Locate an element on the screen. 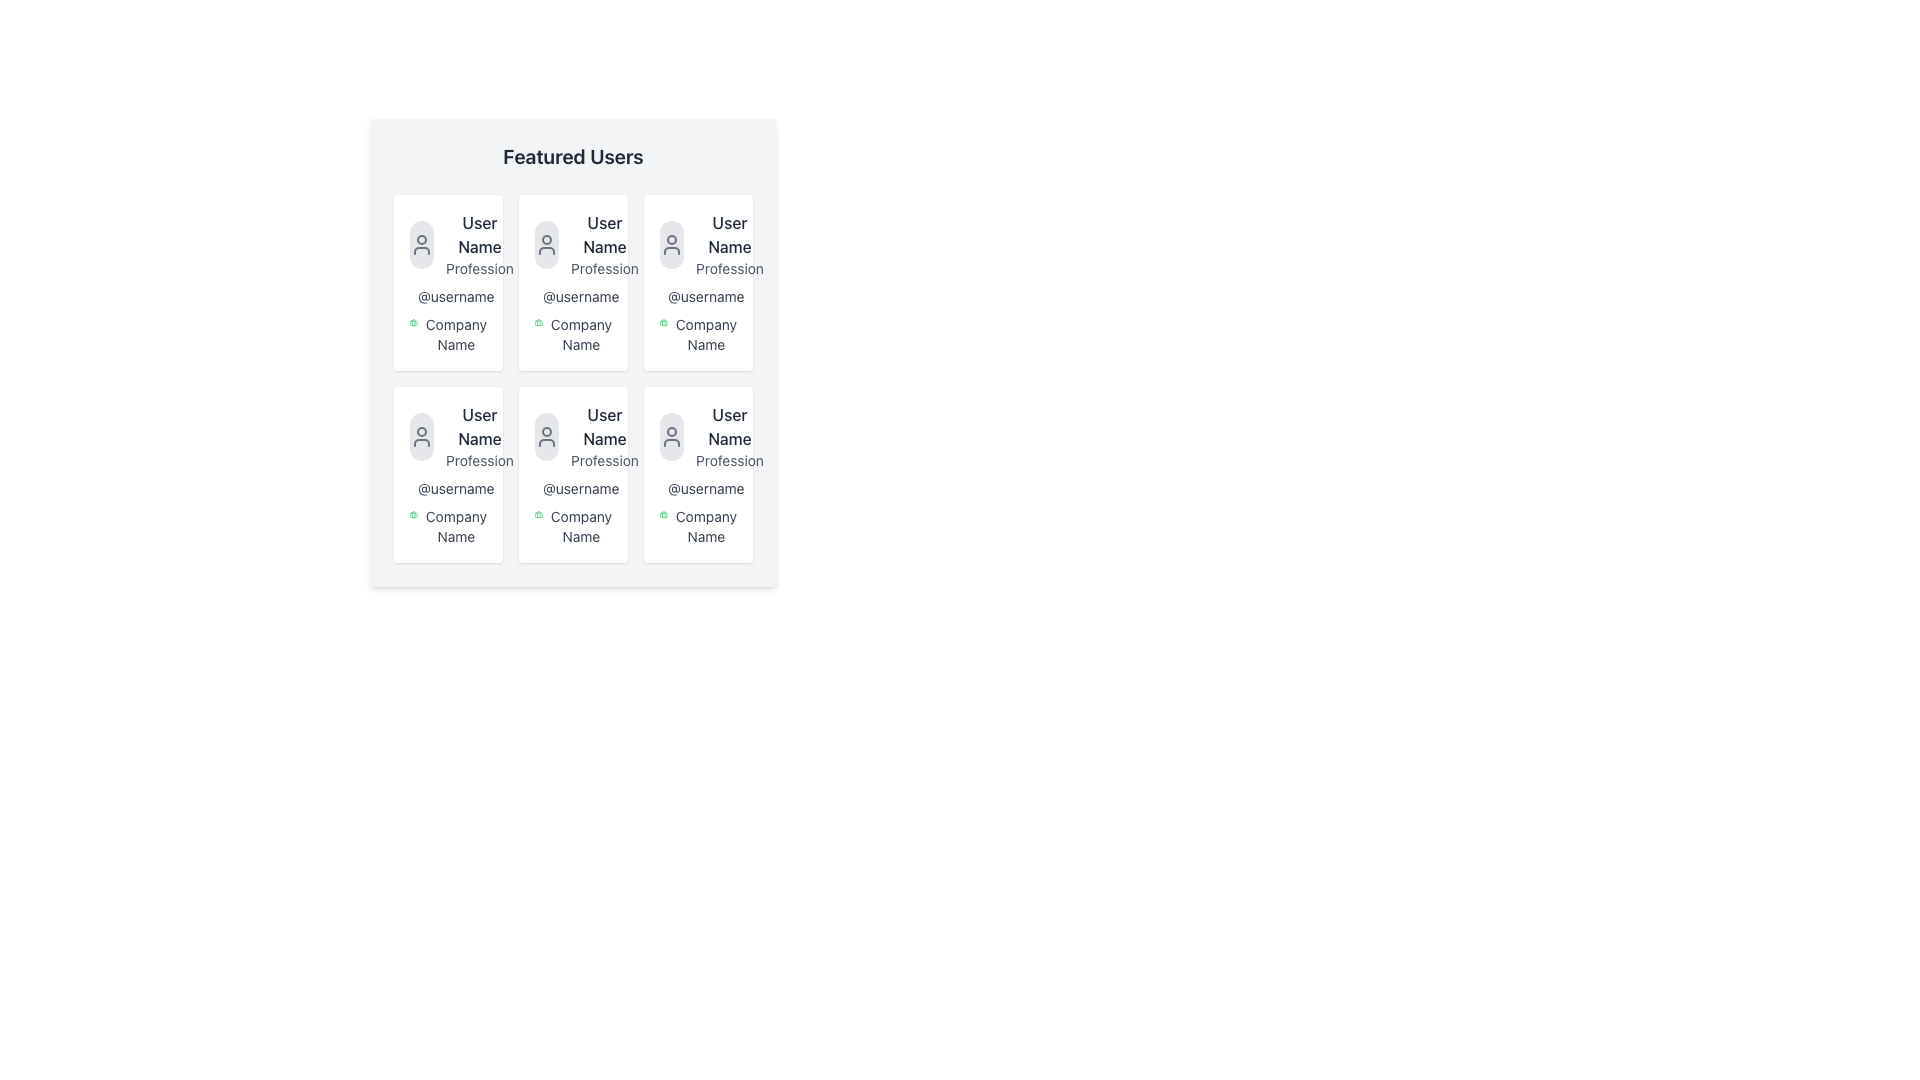 This screenshot has height=1080, width=1920. the icon representing the 'Company Name' section located in the first row, third column card under 'Featured Users' is located at coordinates (663, 322).